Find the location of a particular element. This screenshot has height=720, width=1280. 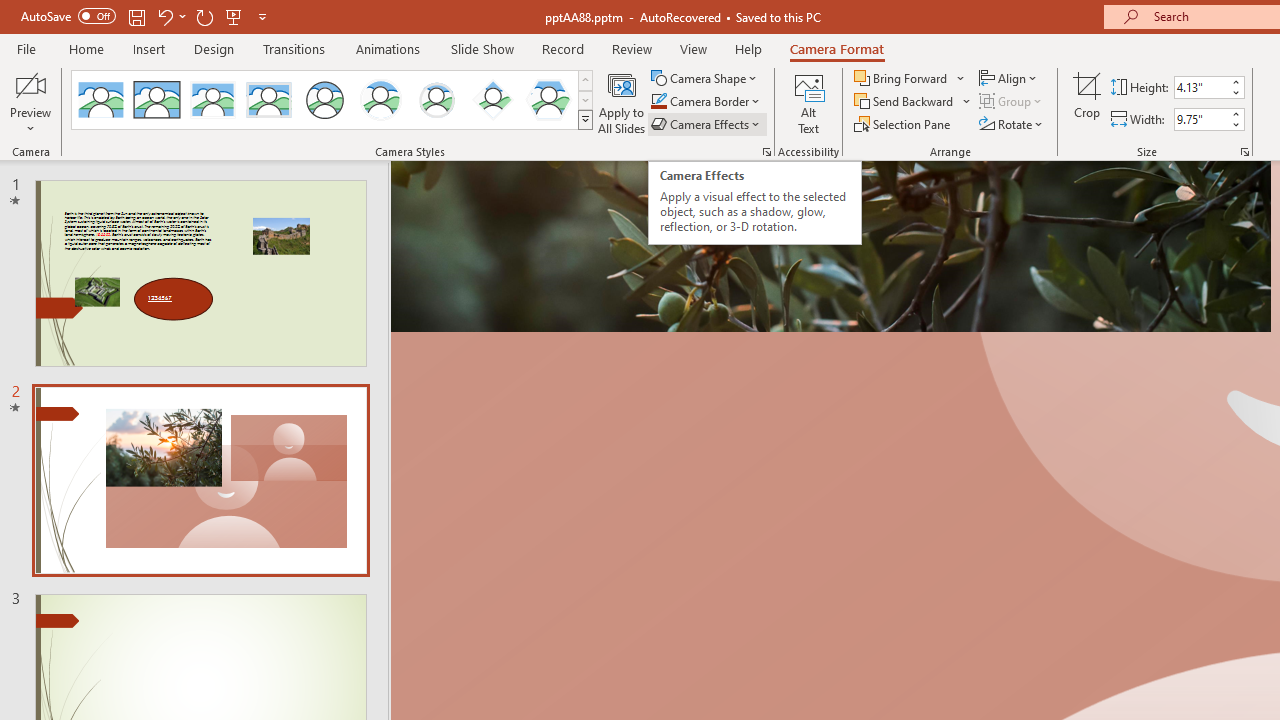

'Send Backward' is located at coordinates (904, 101).